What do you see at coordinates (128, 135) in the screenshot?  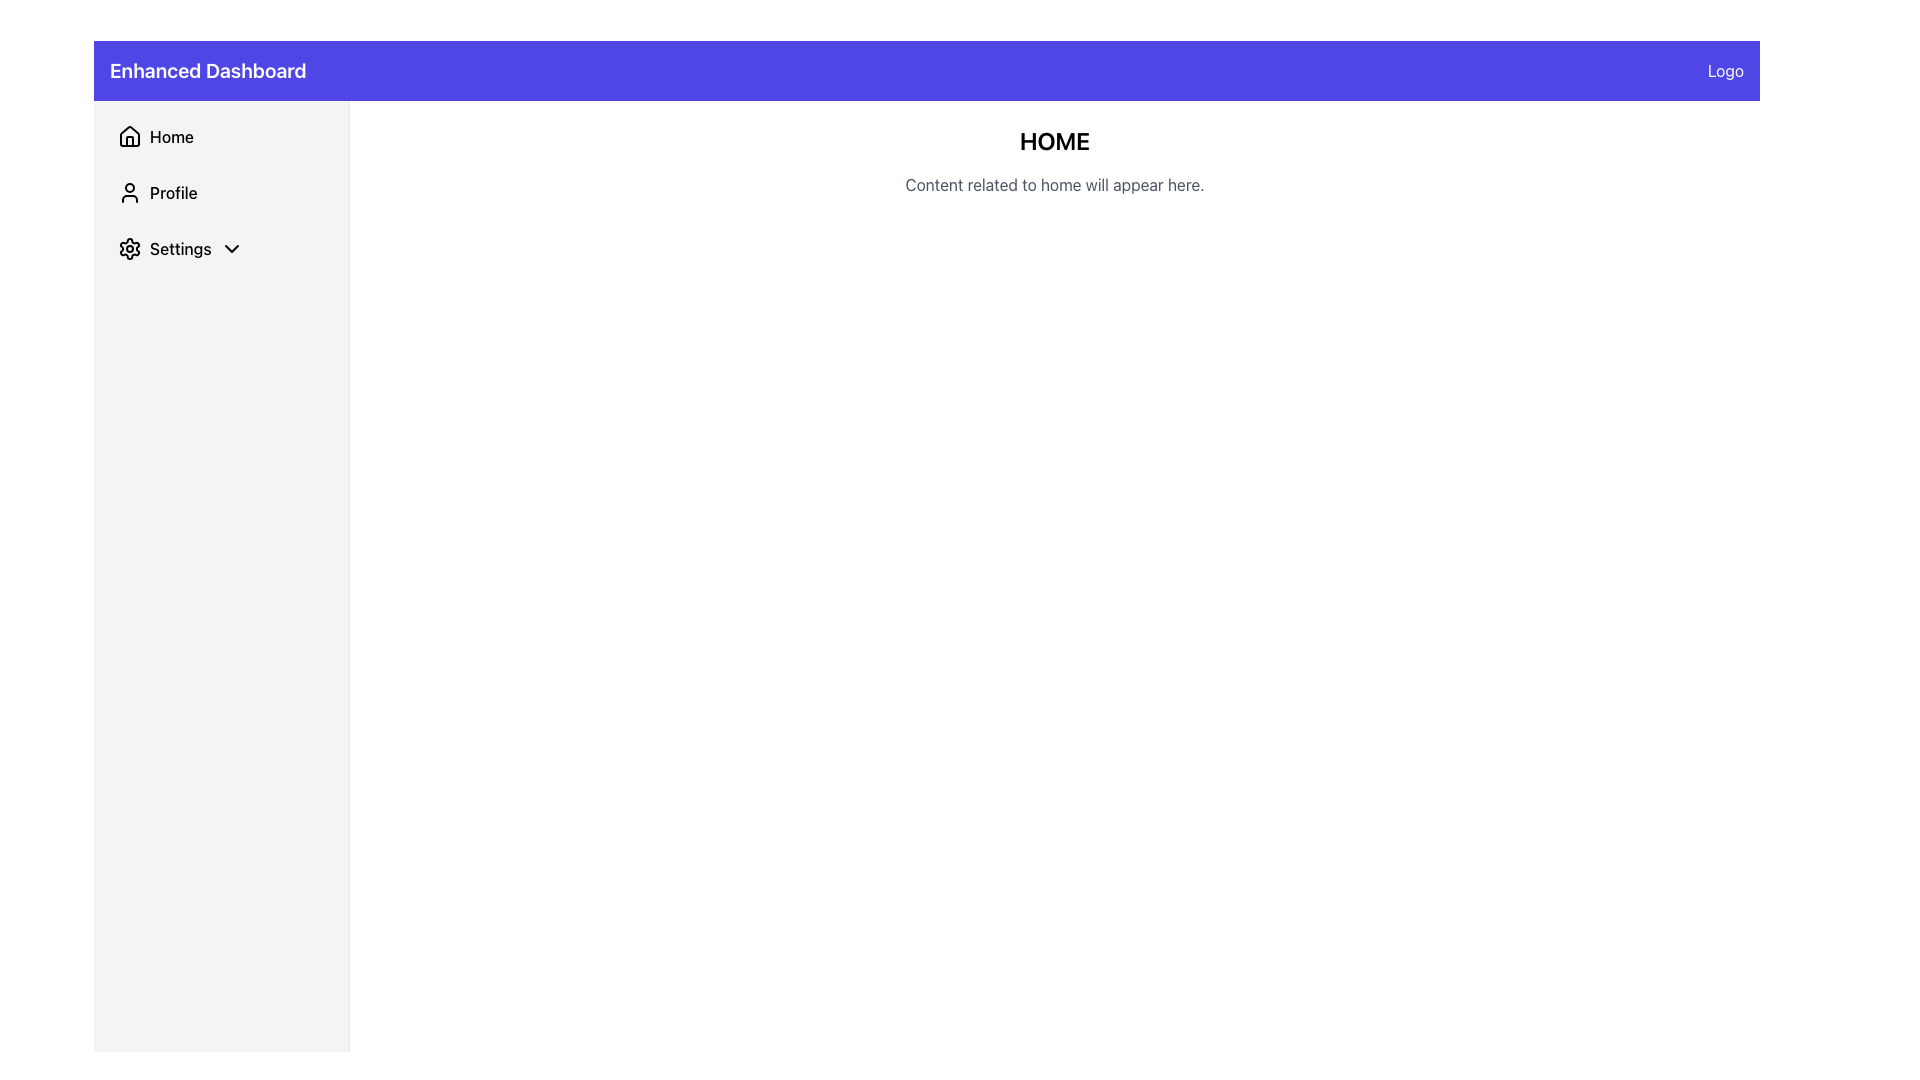 I see `the decorative vector graphic within the house-shaped icon located in the sidebar, which is the first item under the 'Enhanced Dashboard' header` at bounding box center [128, 135].